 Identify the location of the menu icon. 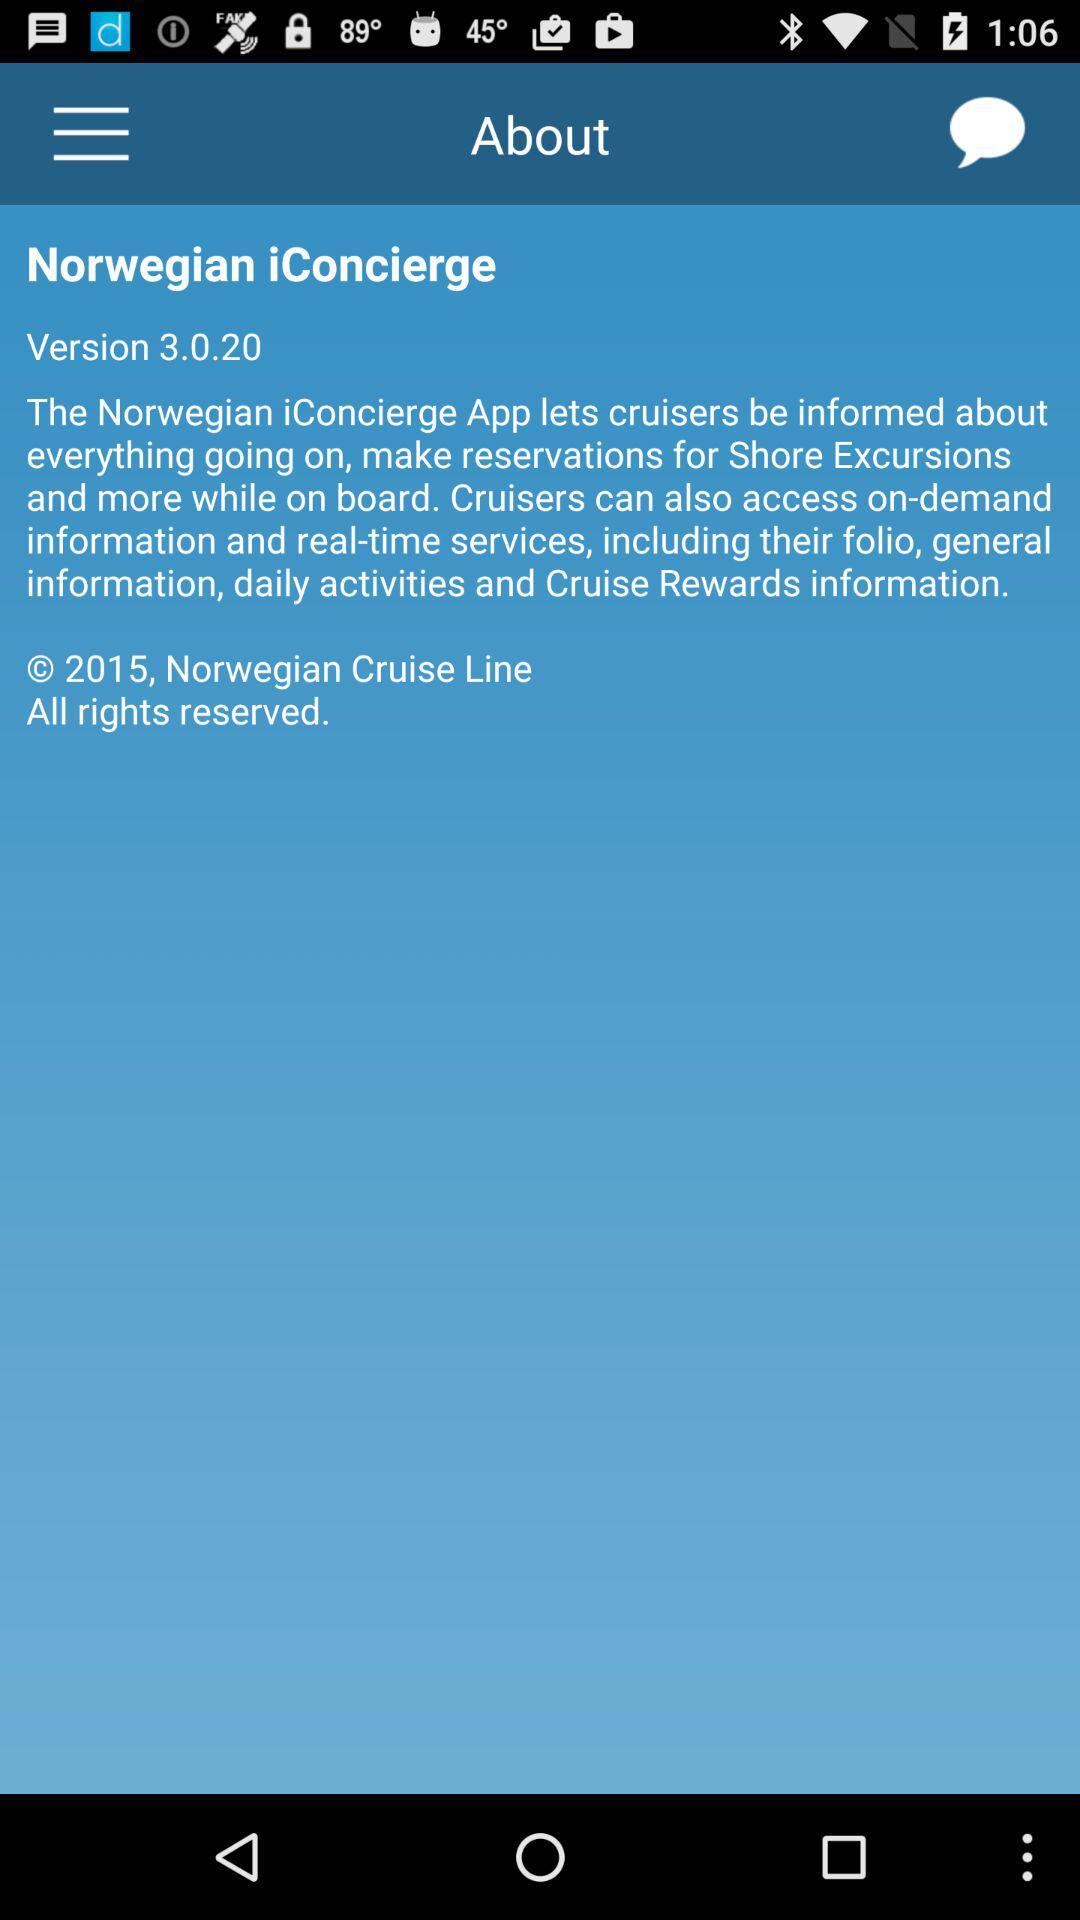
(91, 142).